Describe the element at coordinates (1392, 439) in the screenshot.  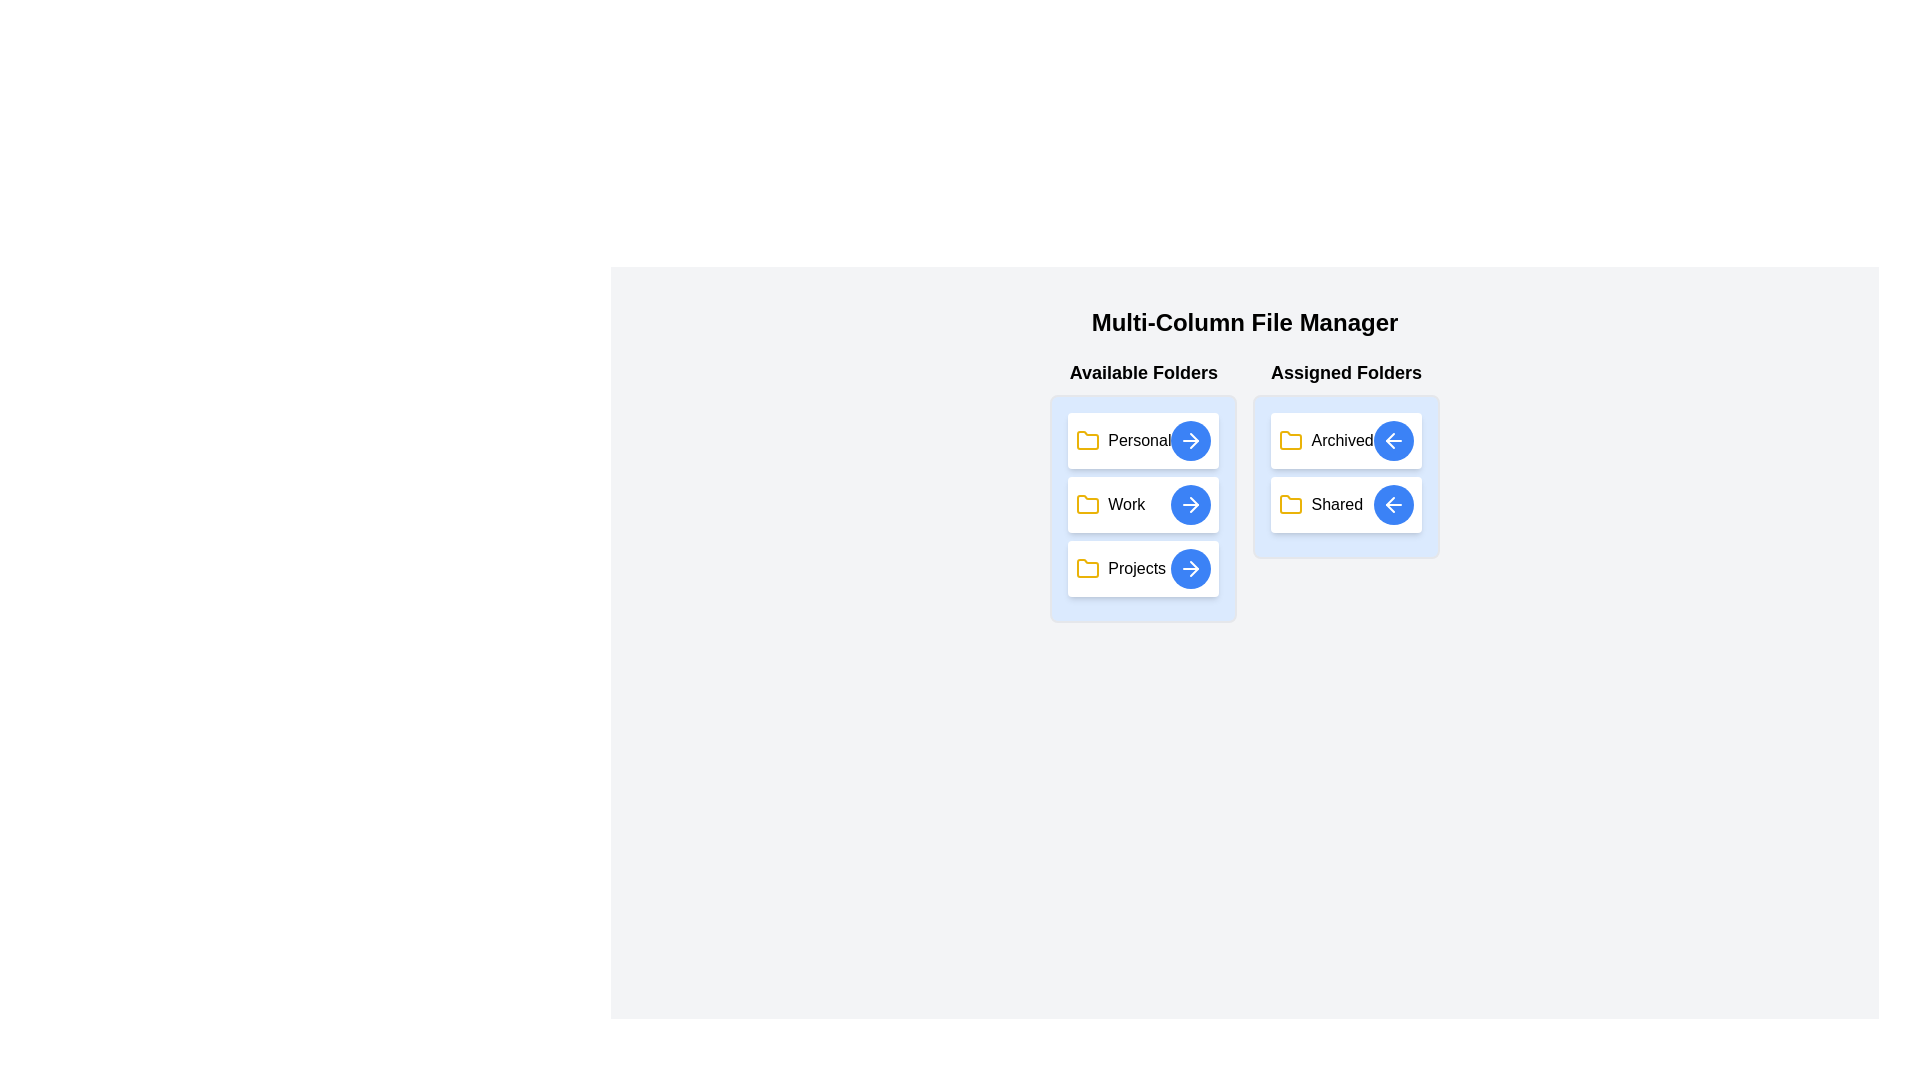
I see `the transfer button for the 'Archived' folder in the 'Assigned Folders' column` at that location.